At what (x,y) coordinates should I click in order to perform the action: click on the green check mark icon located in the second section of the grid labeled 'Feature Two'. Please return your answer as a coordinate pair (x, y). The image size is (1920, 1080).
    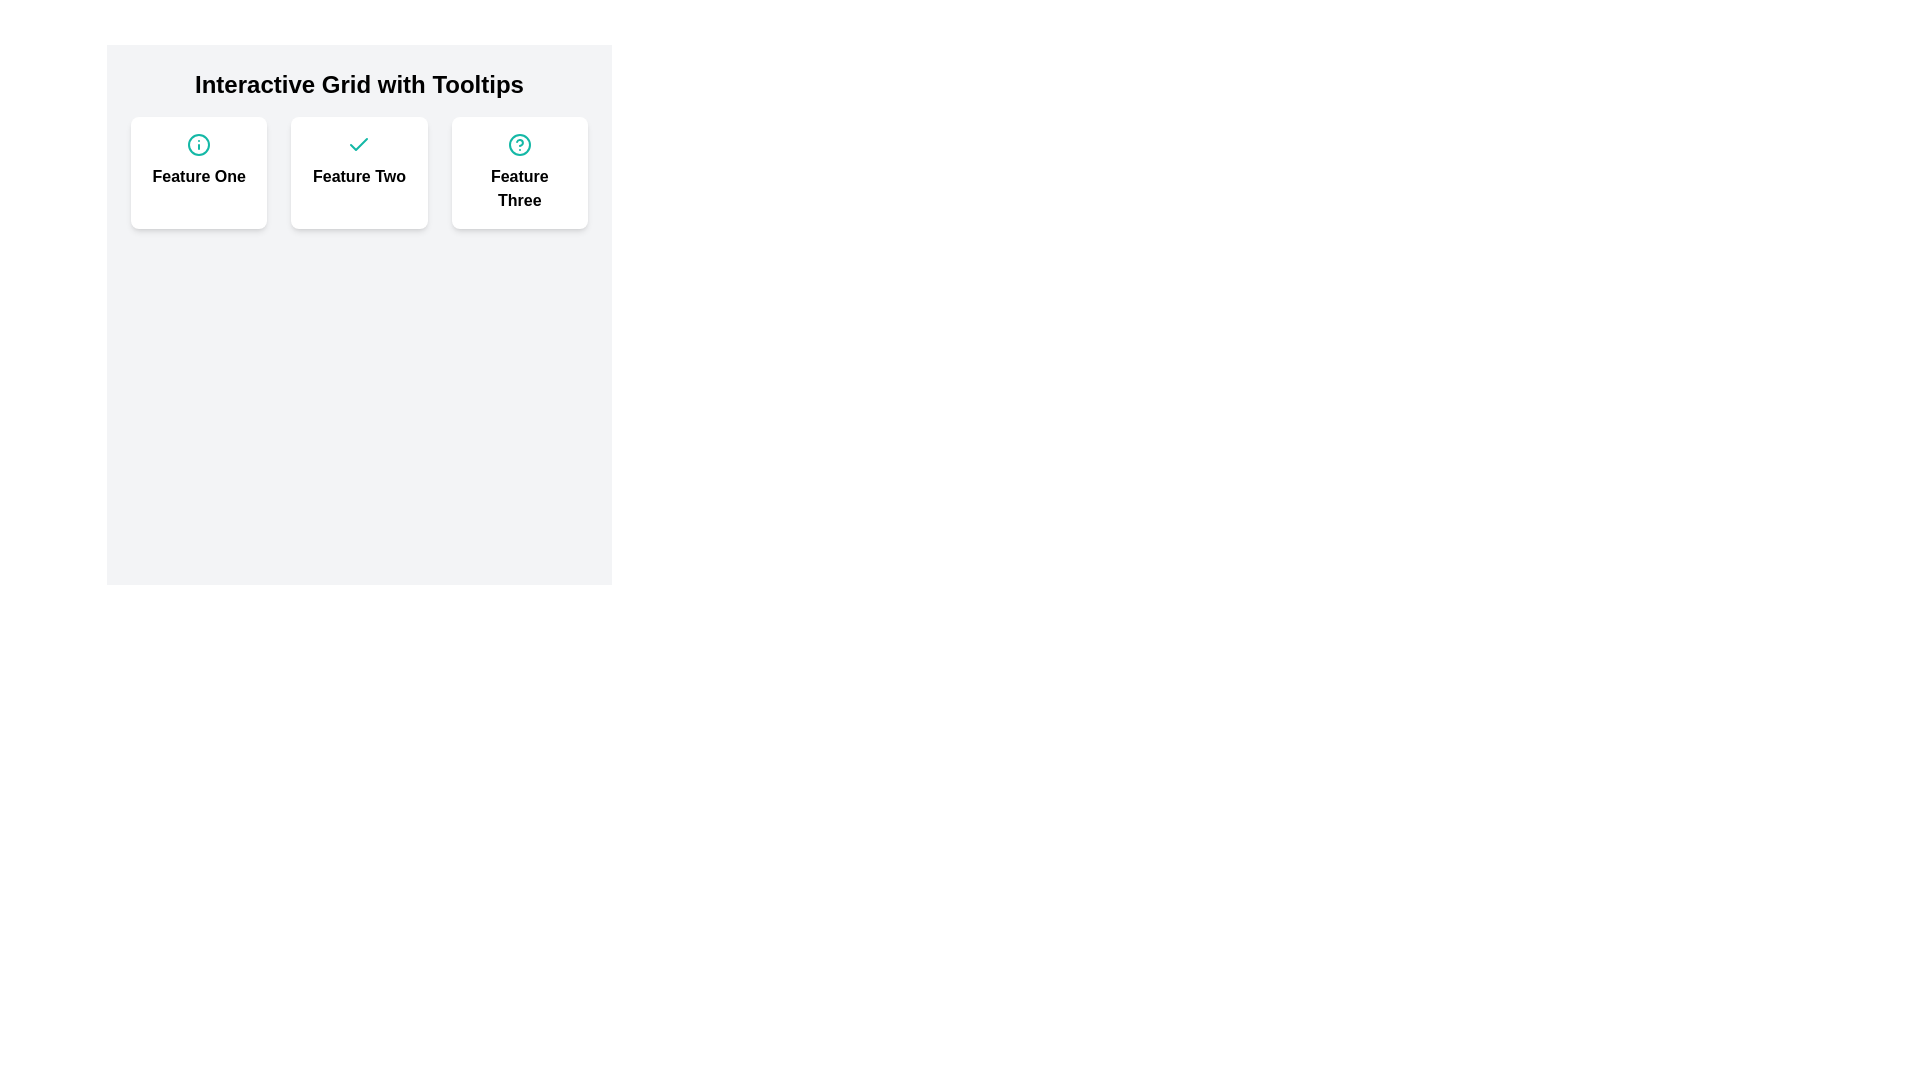
    Looking at the image, I should click on (359, 143).